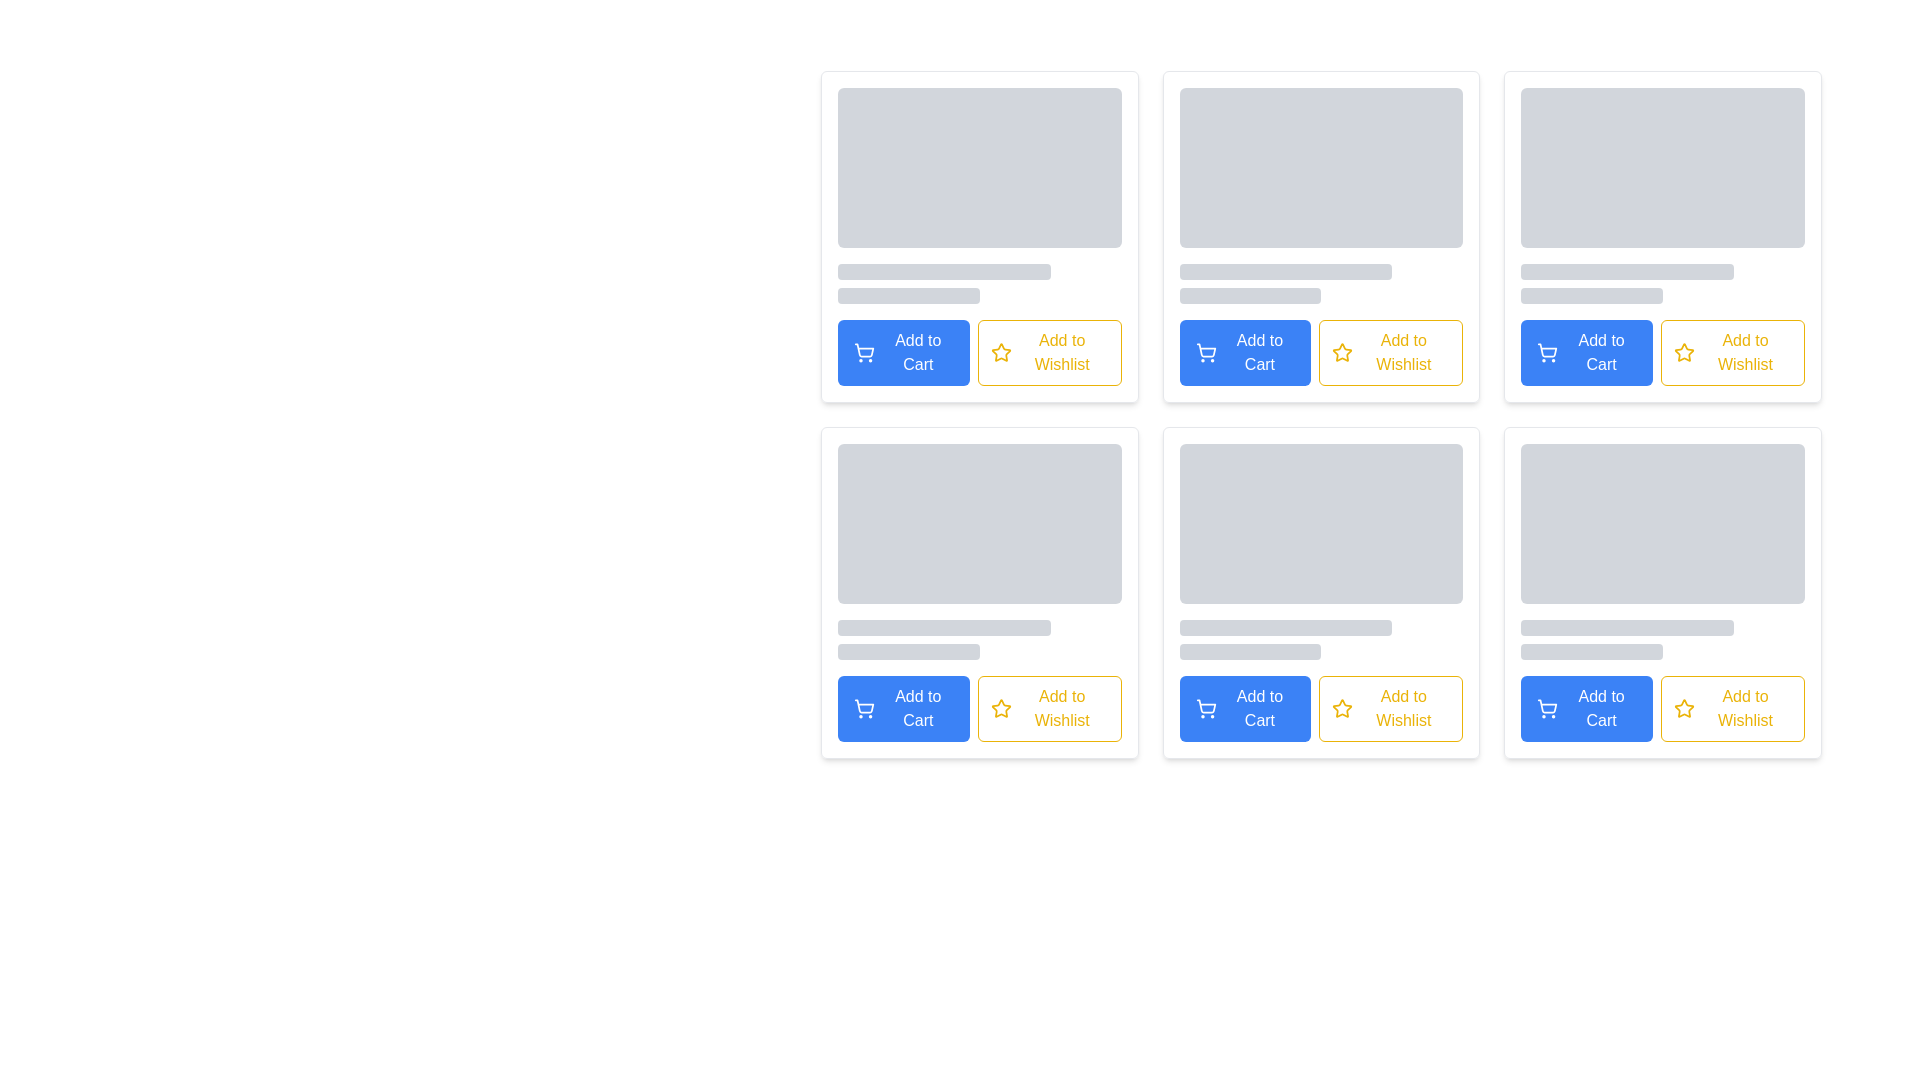 The height and width of the screenshot is (1080, 1920). I want to click on the product card located in the top-right corner of the grid, which features a grey placeholder image and buttons labeled 'Add to Cart' and 'Add to Wishlist', so click(1663, 235).